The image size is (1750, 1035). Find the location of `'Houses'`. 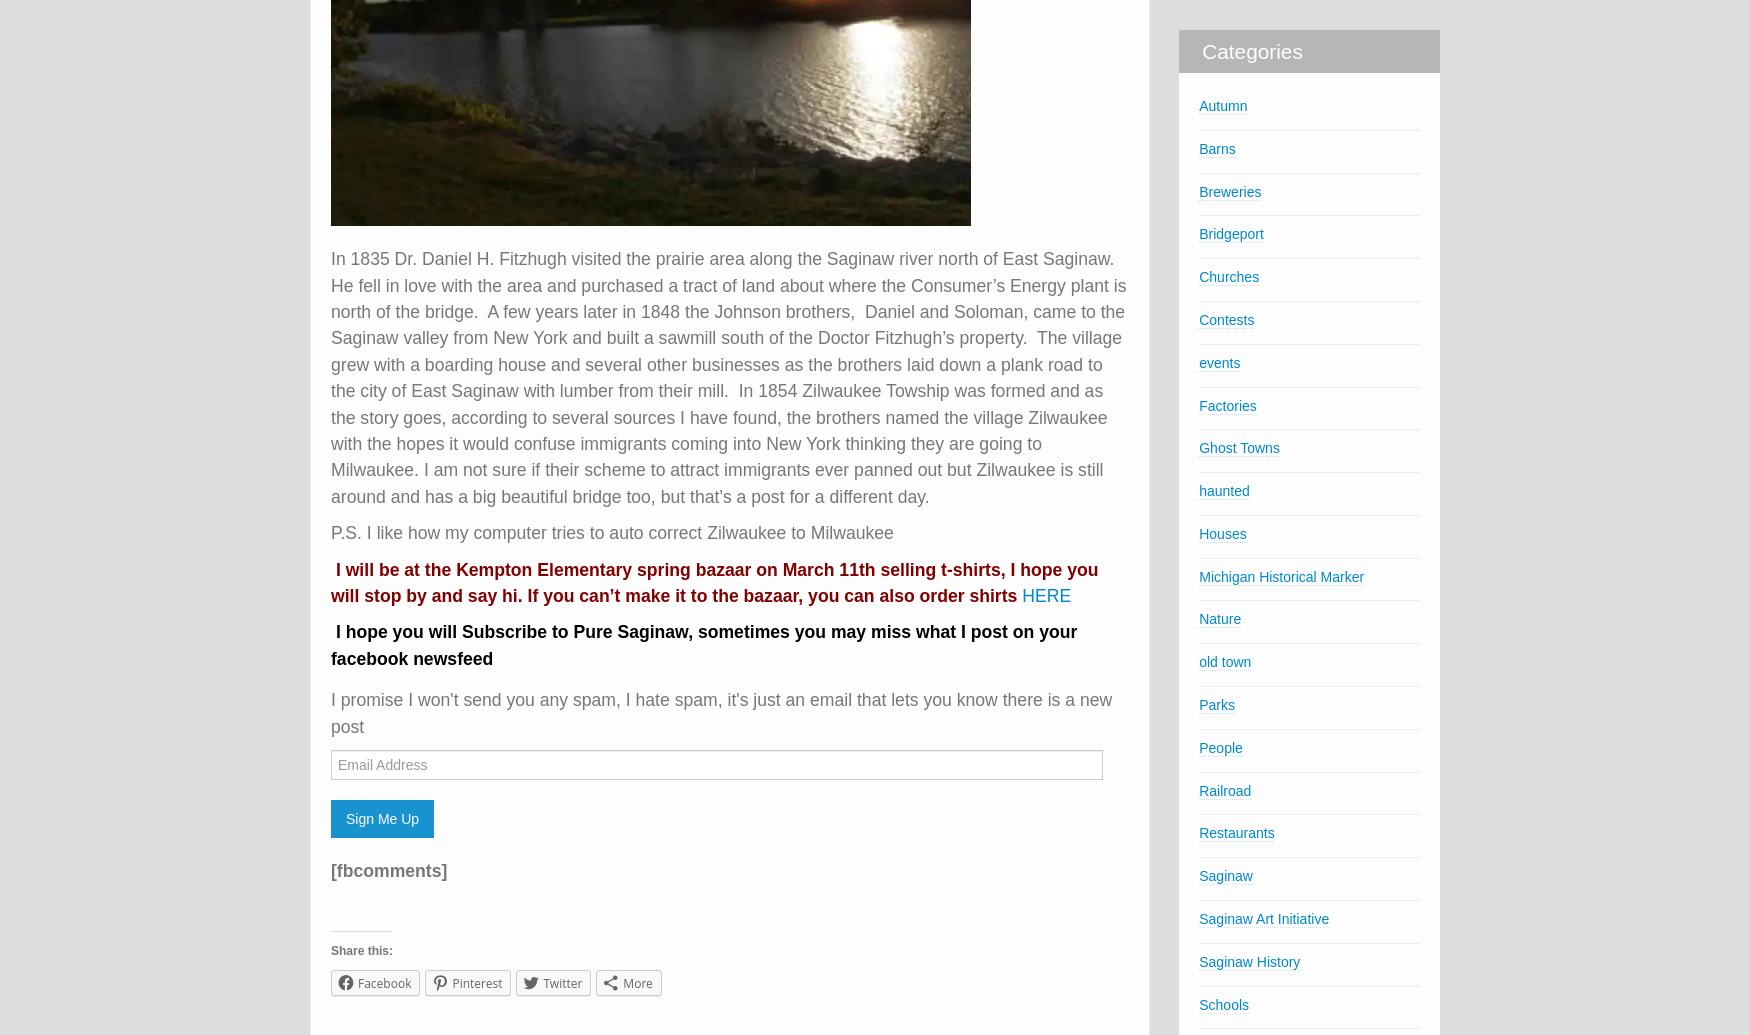

'Houses' is located at coordinates (1222, 532).